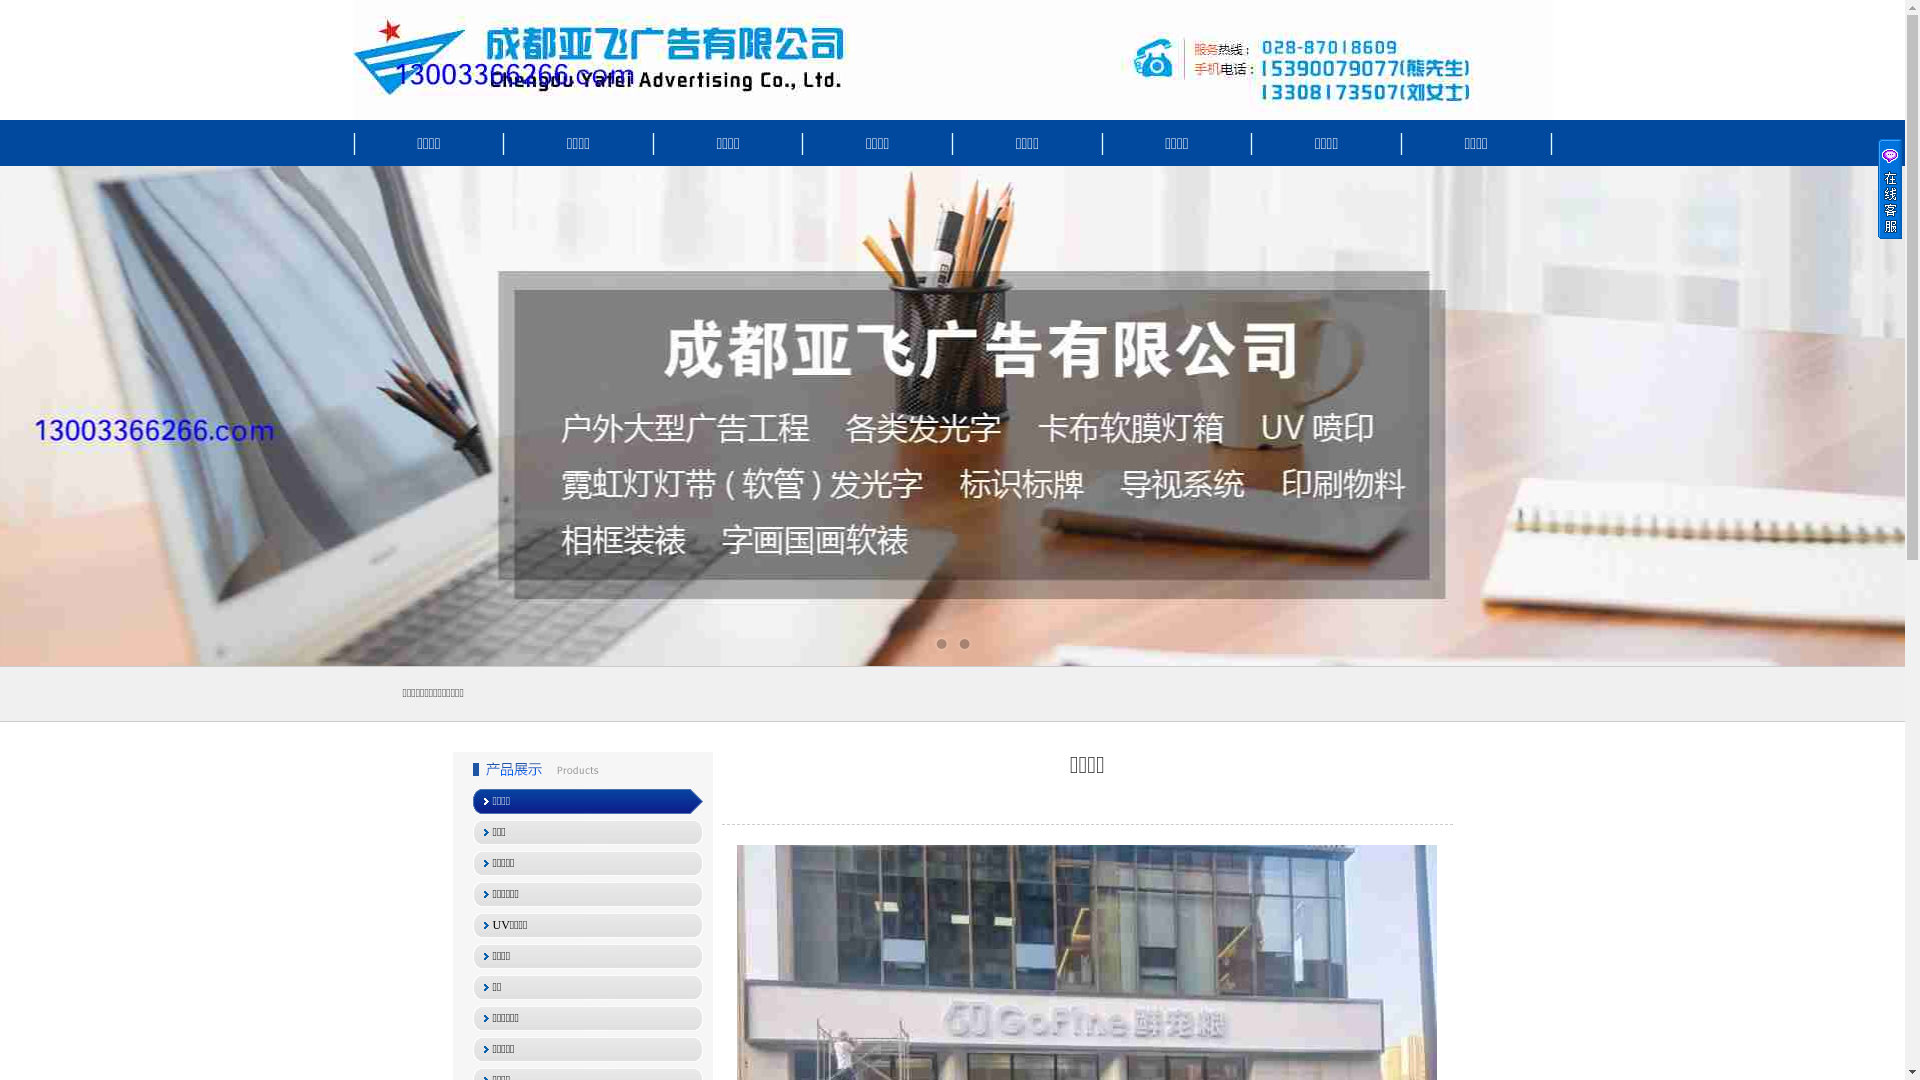 The width and height of the screenshot is (1920, 1080). What do you see at coordinates (939, 644) in the screenshot?
I see `'1'` at bounding box center [939, 644].